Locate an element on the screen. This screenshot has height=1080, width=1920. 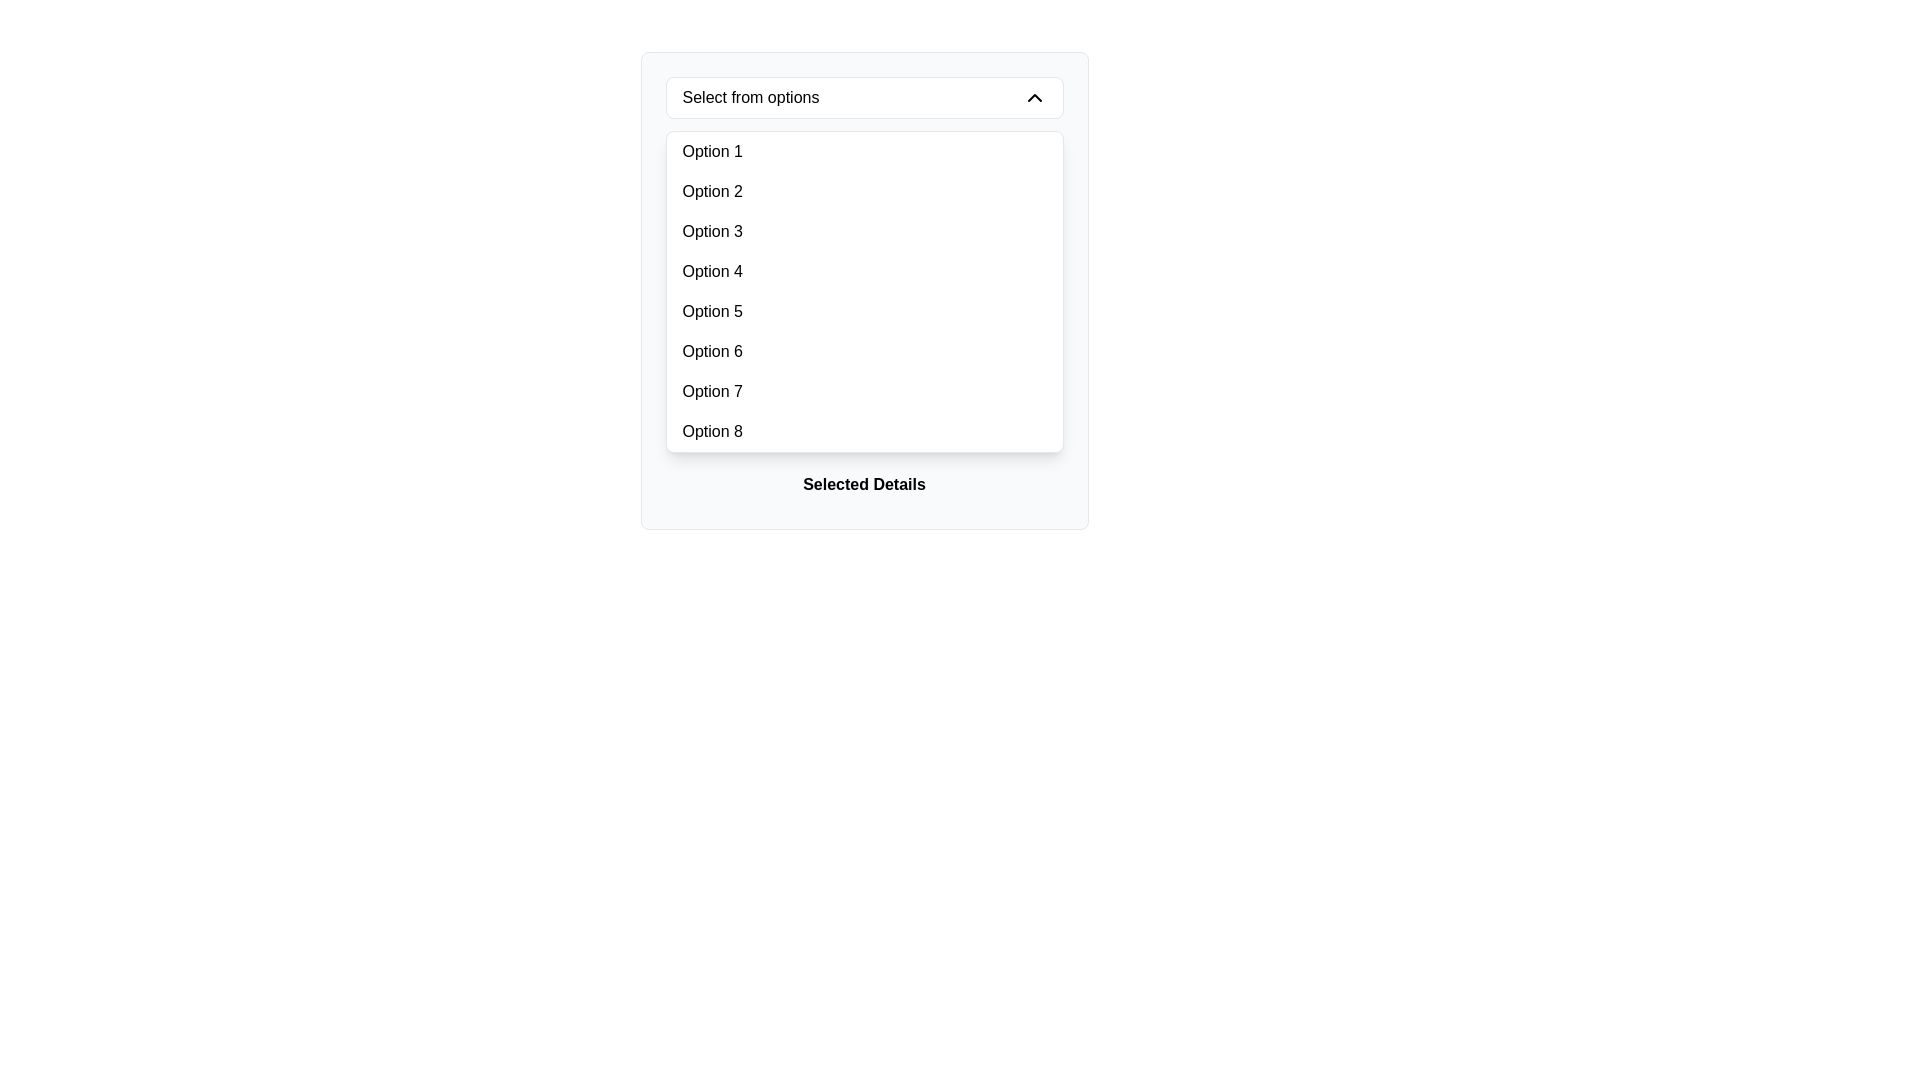
the first option in the dropdown menu is located at coordinates (864, 150).